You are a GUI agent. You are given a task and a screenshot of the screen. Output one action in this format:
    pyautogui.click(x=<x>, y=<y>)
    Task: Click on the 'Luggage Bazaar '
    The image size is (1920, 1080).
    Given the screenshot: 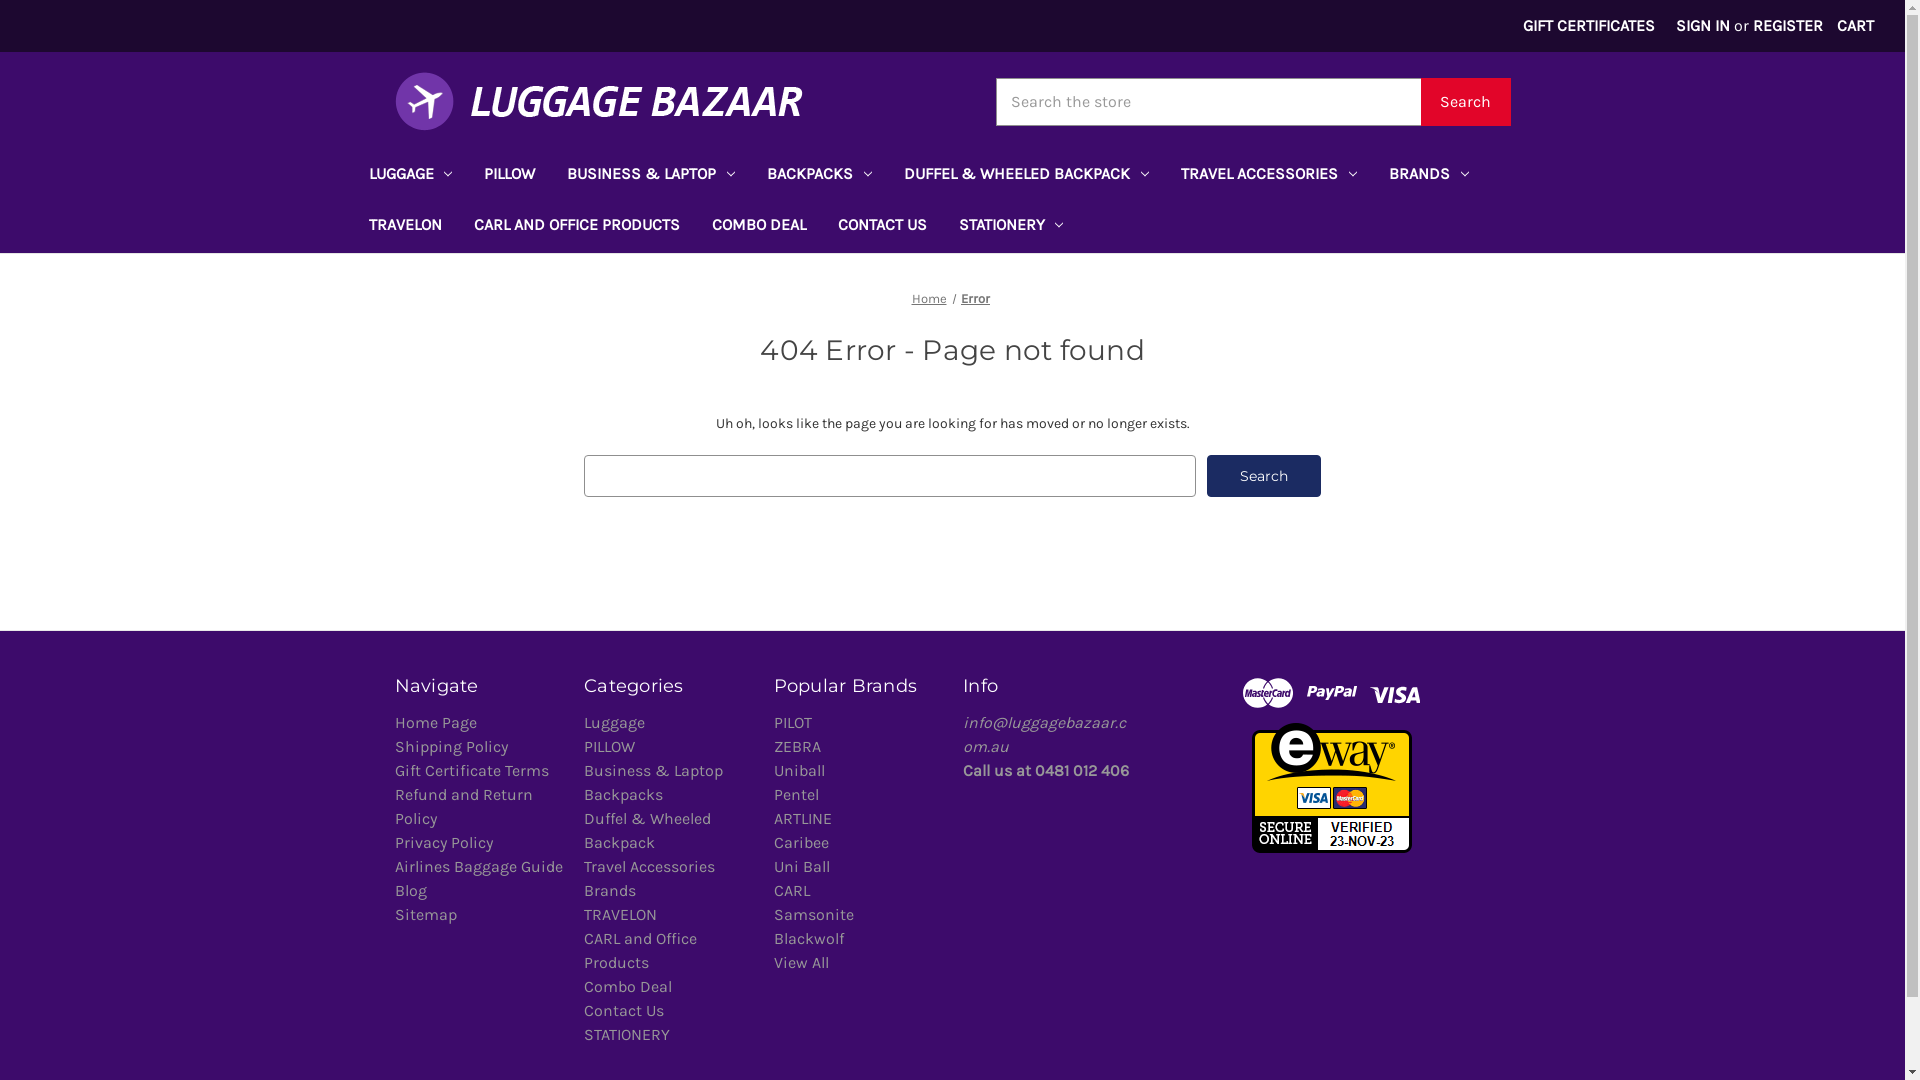 What is the action you would take?
    pyautogui.click(x=597, y=101)
    